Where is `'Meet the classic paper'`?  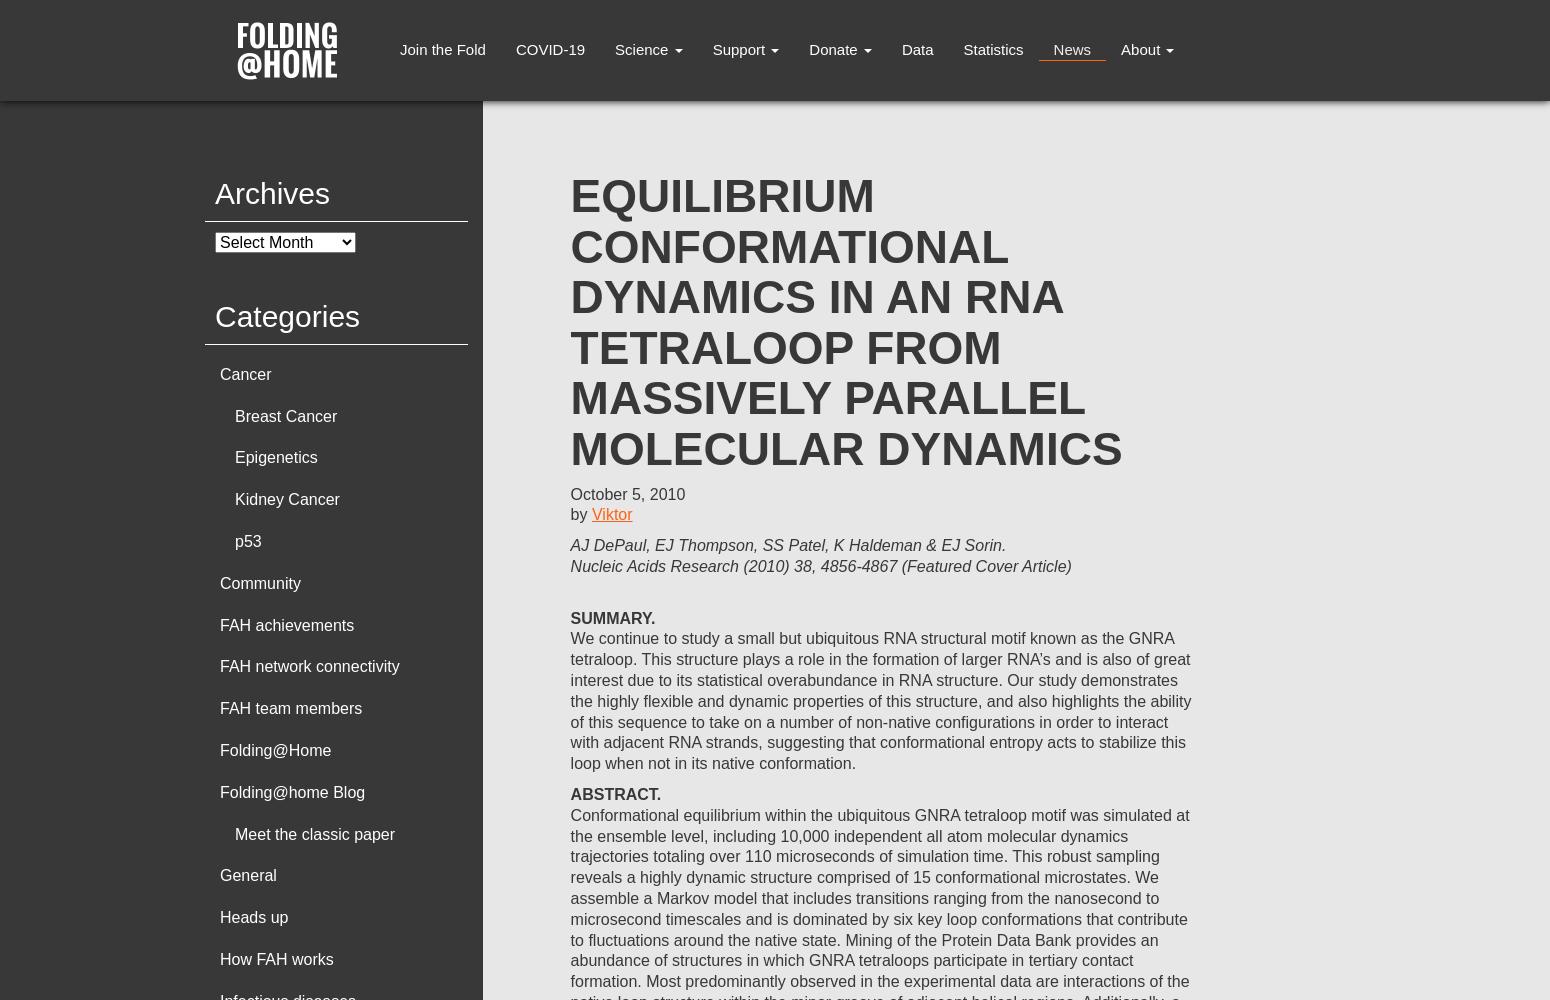
'Meet the classic paper' is located at coordinates (313, 832).